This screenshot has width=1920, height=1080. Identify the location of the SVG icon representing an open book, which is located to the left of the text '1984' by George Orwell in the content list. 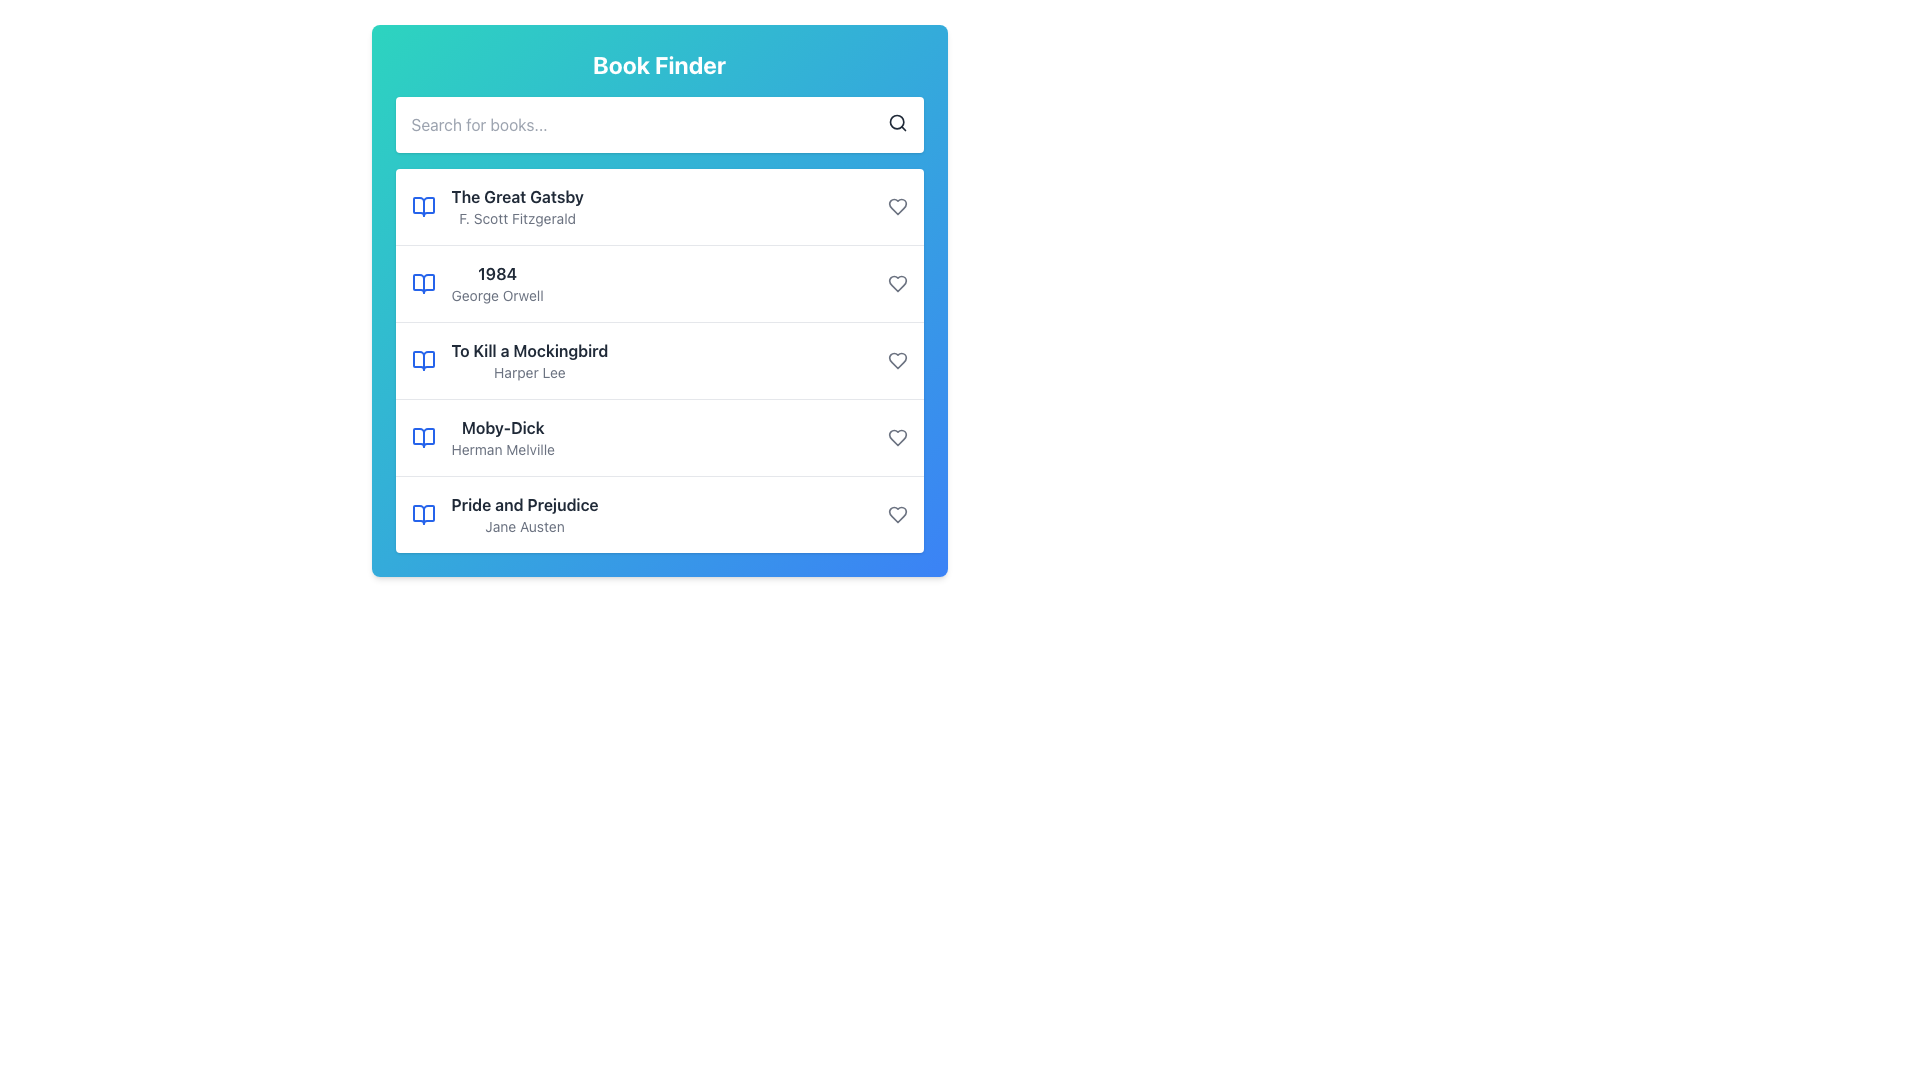
(422, 284).